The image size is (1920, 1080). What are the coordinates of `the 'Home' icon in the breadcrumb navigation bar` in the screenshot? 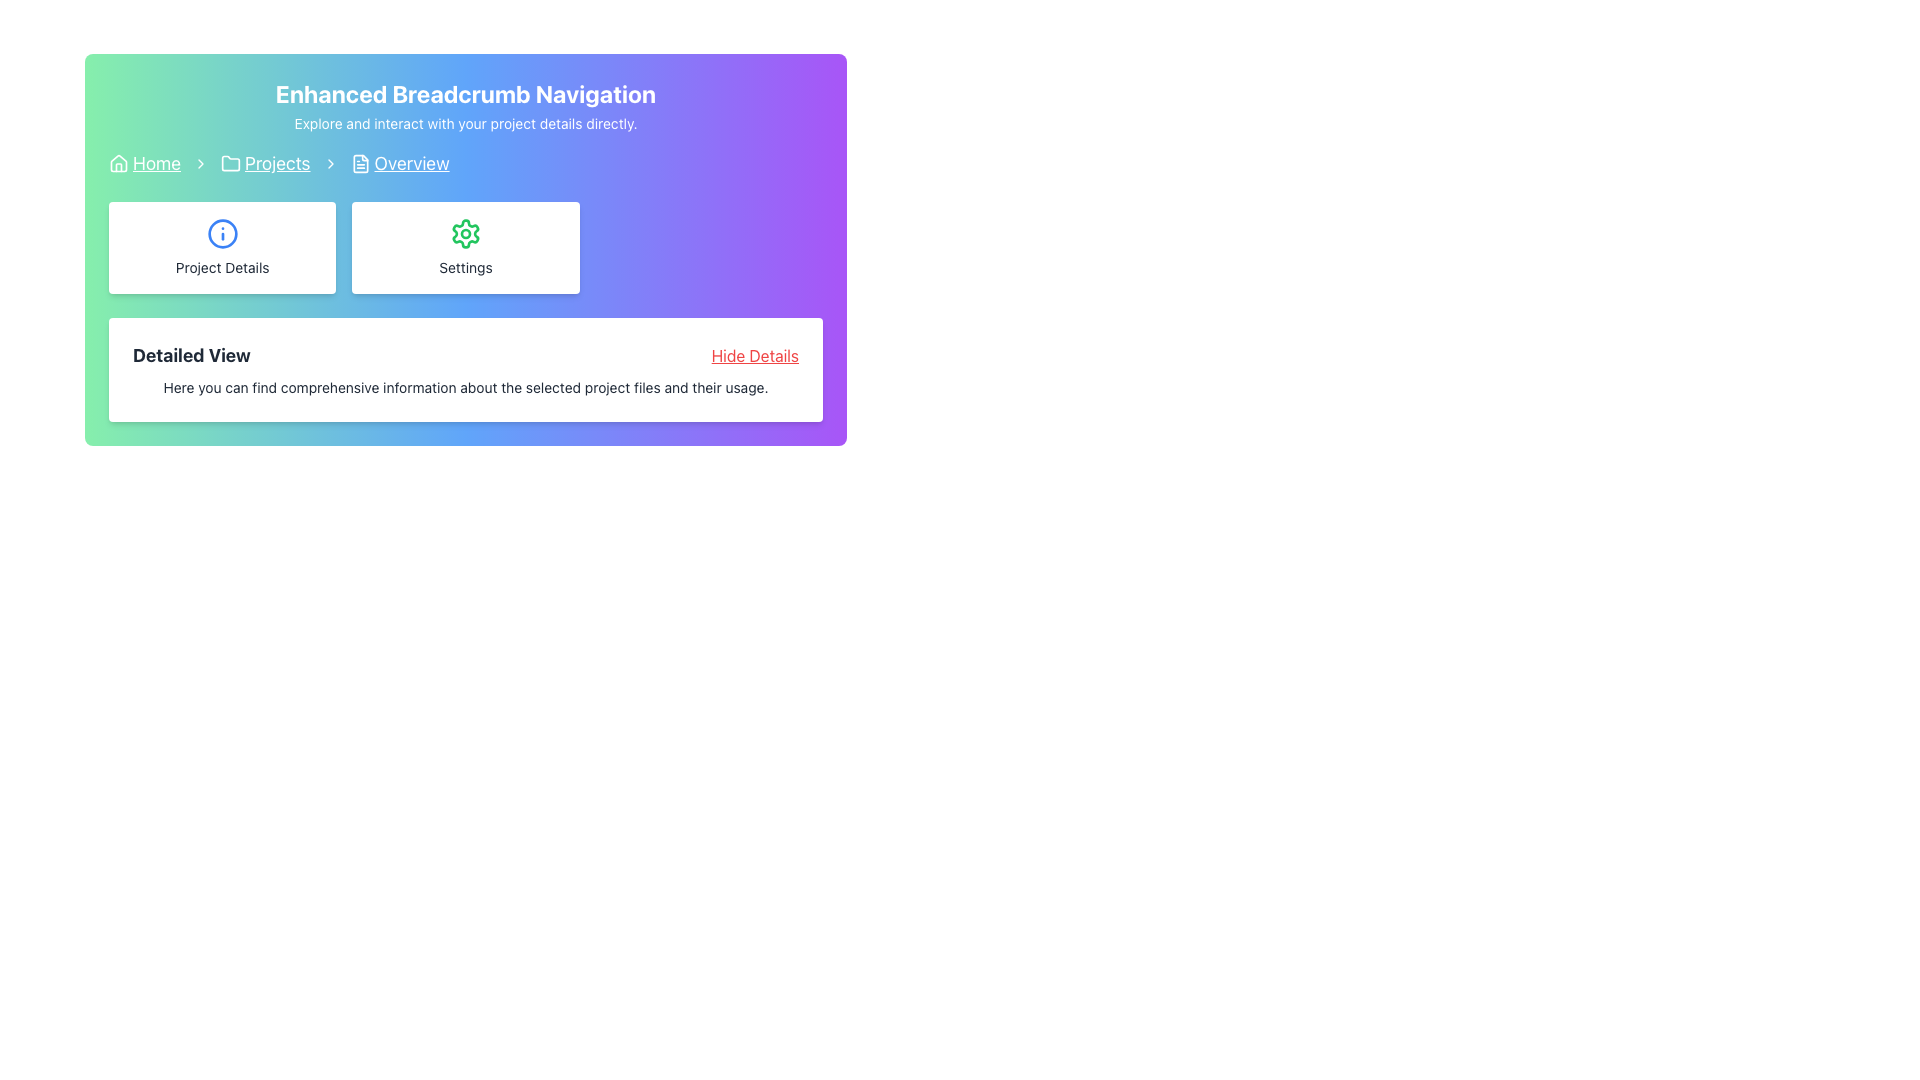 It's located at (118, 161).